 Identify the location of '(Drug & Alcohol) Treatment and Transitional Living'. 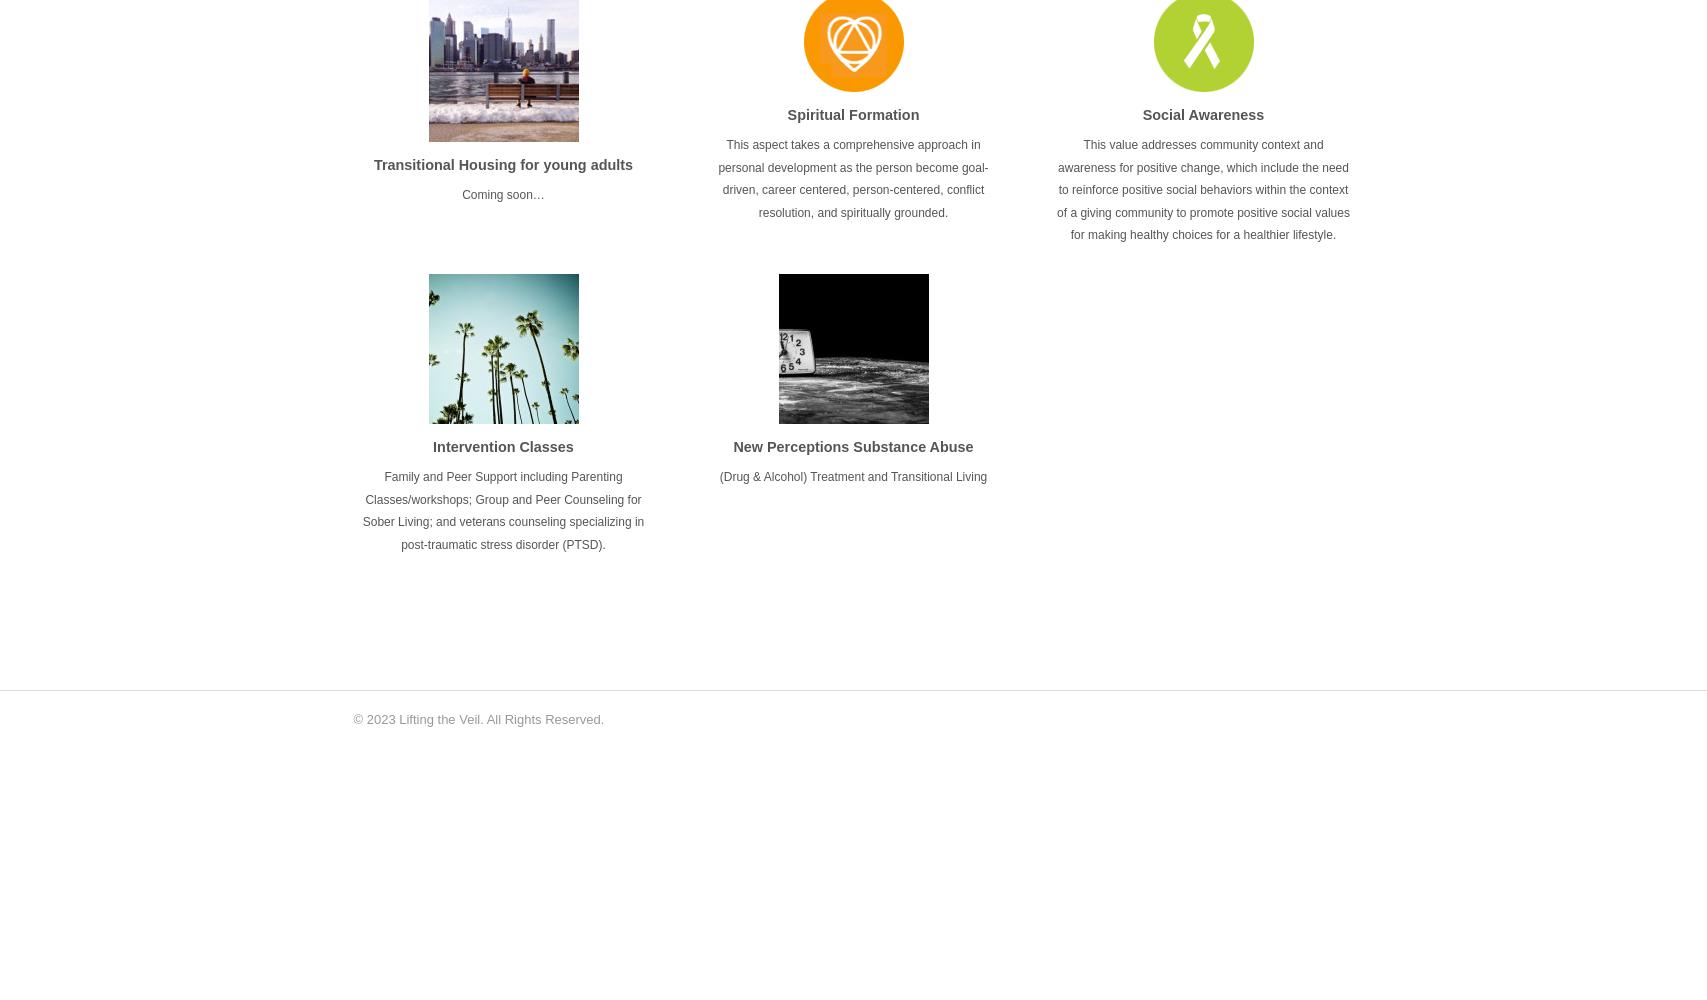
(718, 476).